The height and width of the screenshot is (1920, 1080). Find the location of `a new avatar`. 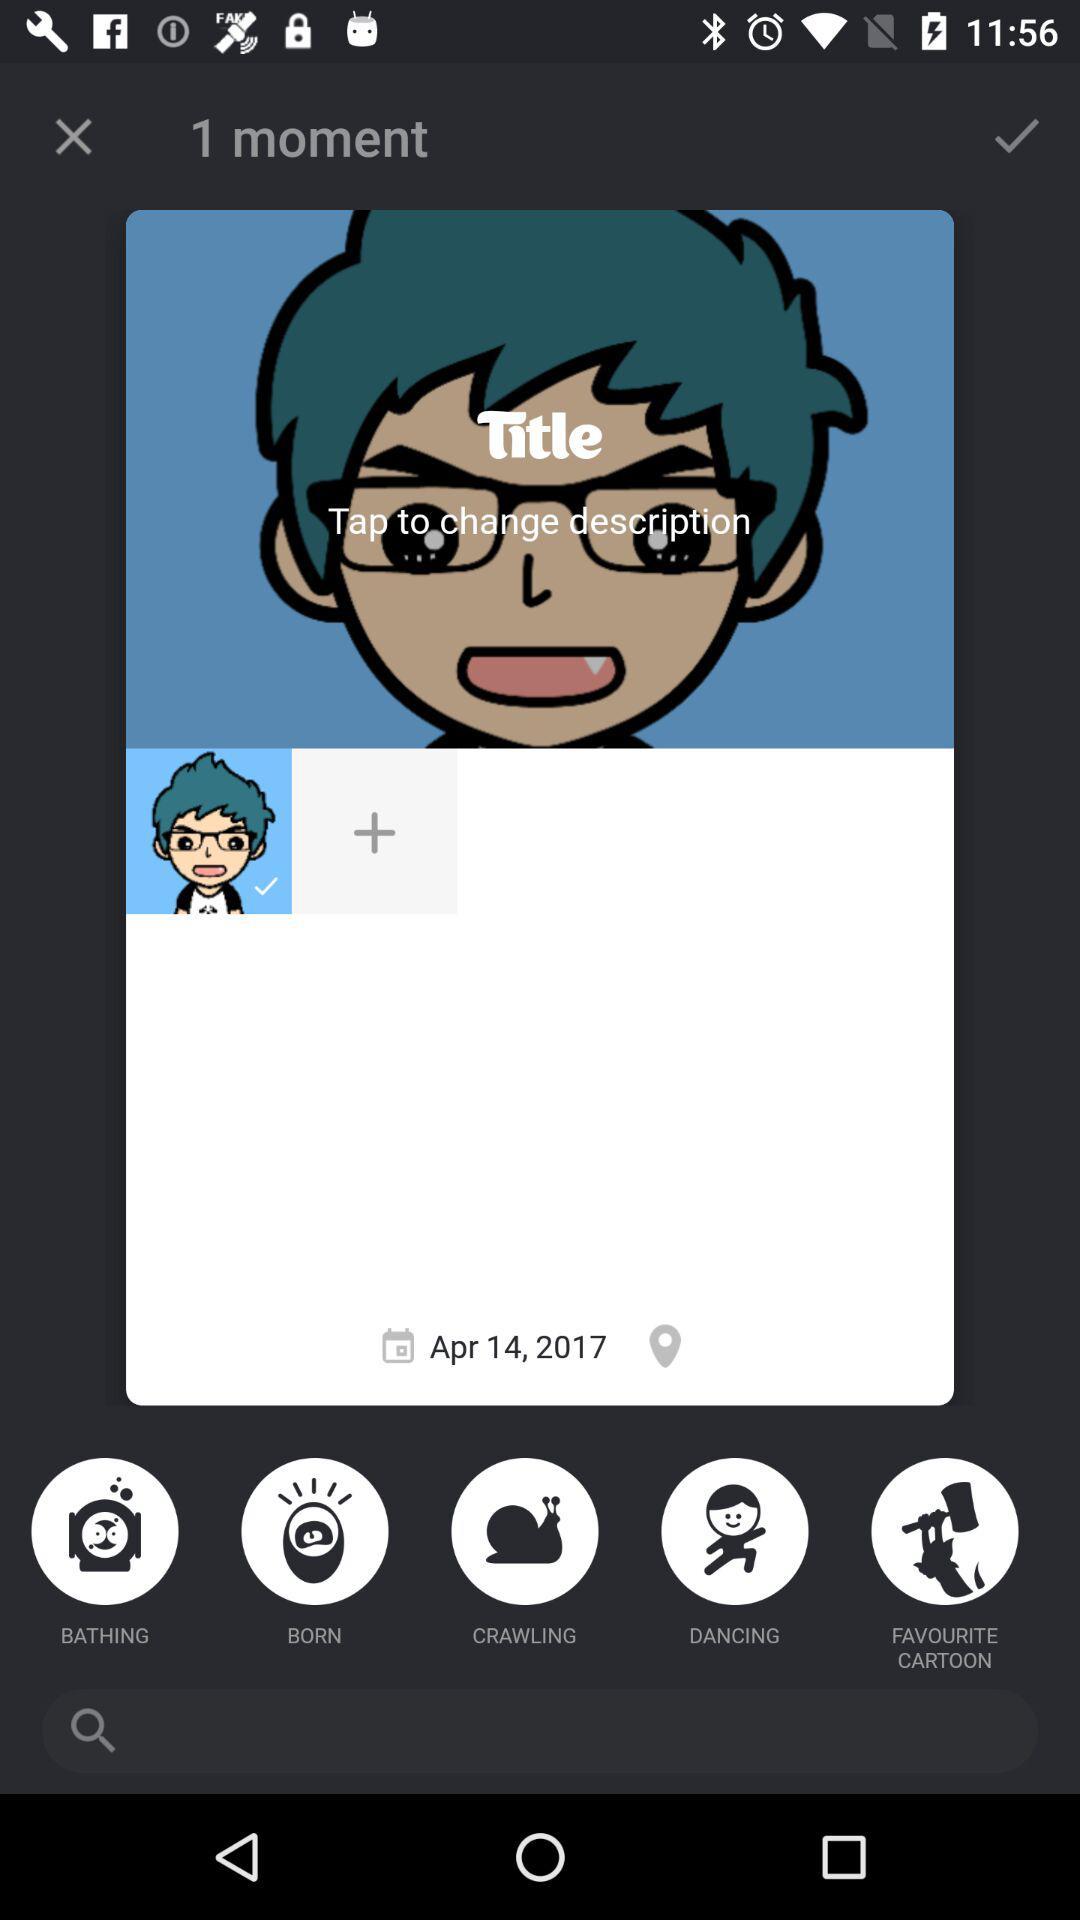

a new avatar is located at coordinates (374, 831).